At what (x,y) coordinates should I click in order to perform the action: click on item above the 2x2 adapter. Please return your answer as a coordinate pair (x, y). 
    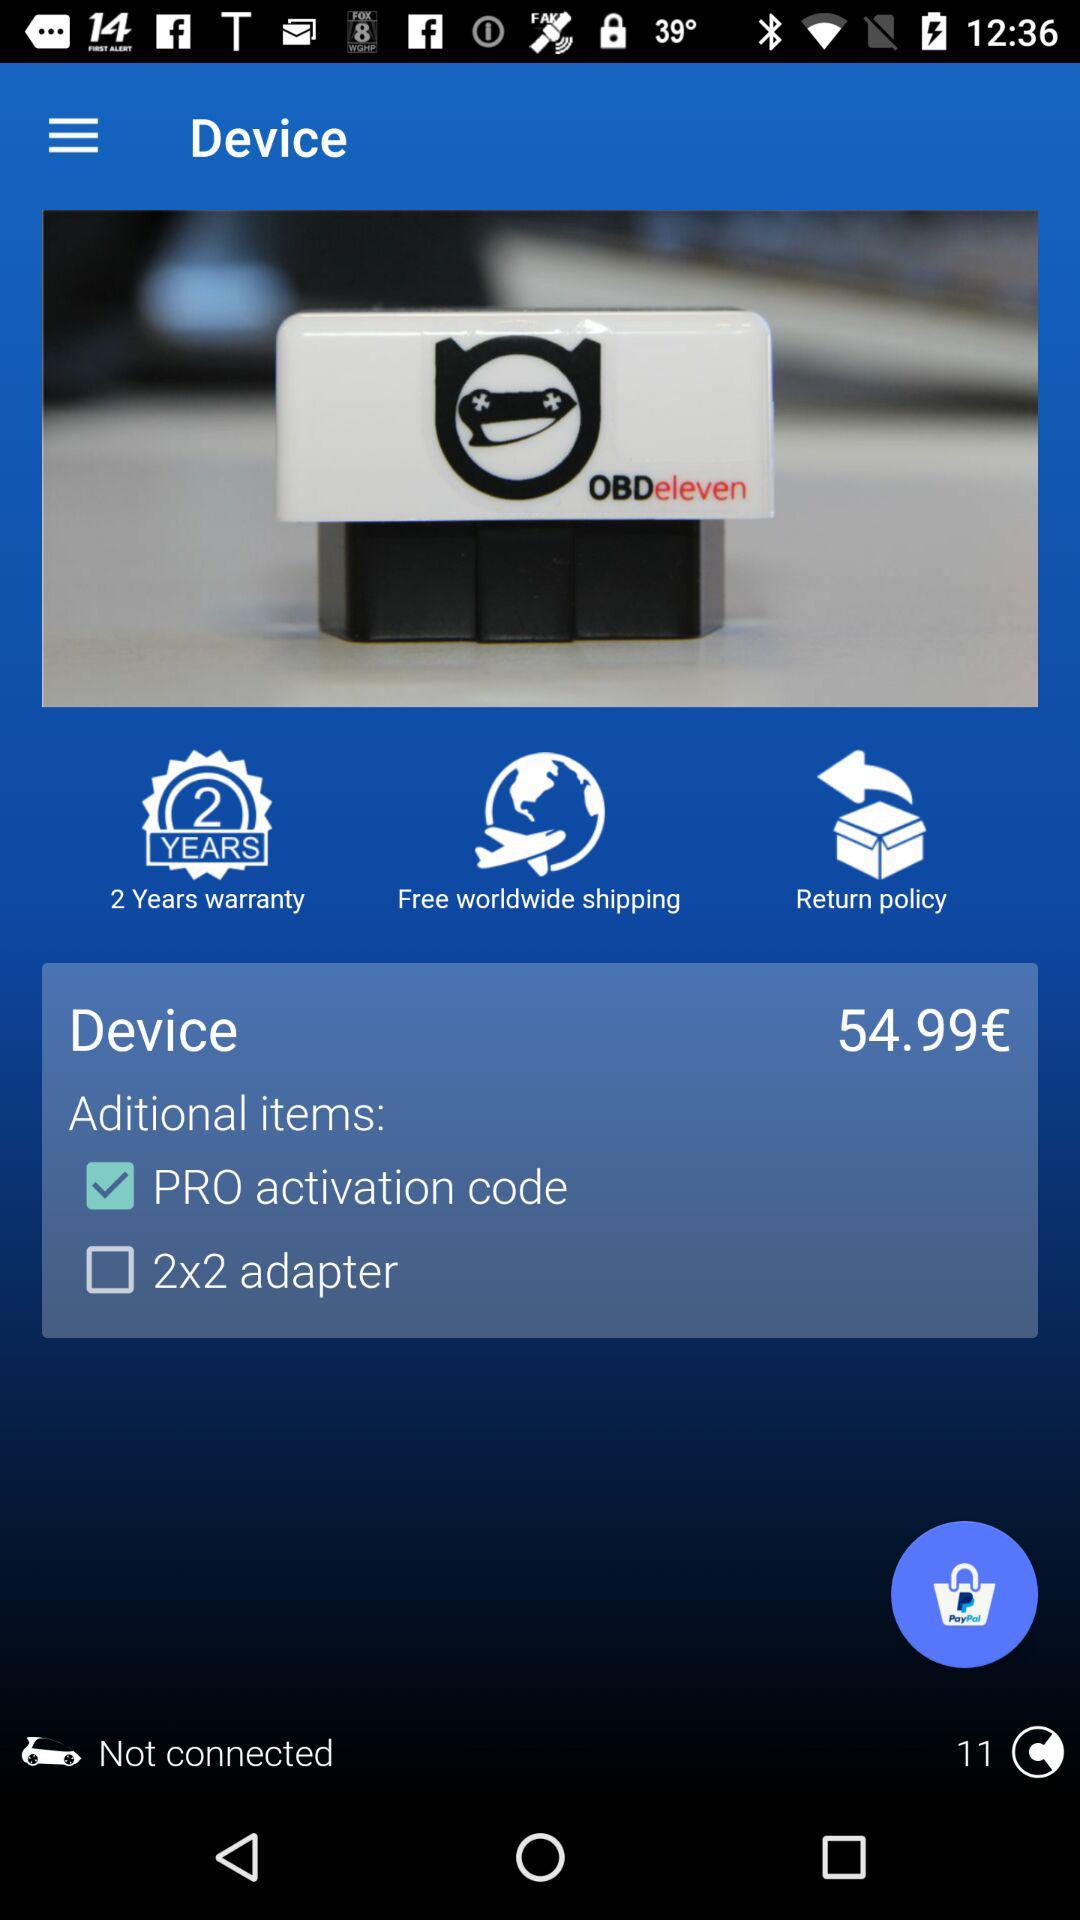
    Looking at the image, I should click on (317, 1185).